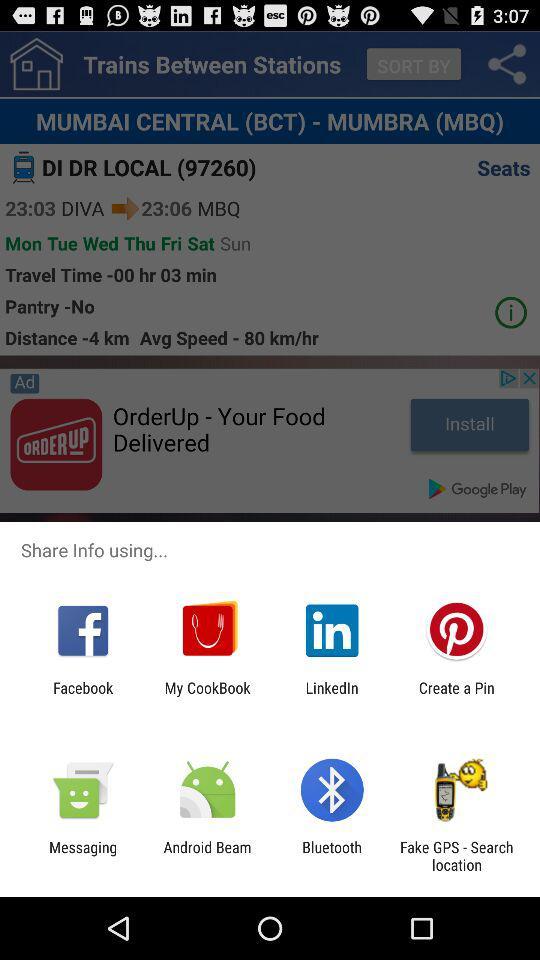  What do you see at coordinates (206, 696) in the screenshot?
I see `item to the left of linkedin app` at bounding box center [206, 696].